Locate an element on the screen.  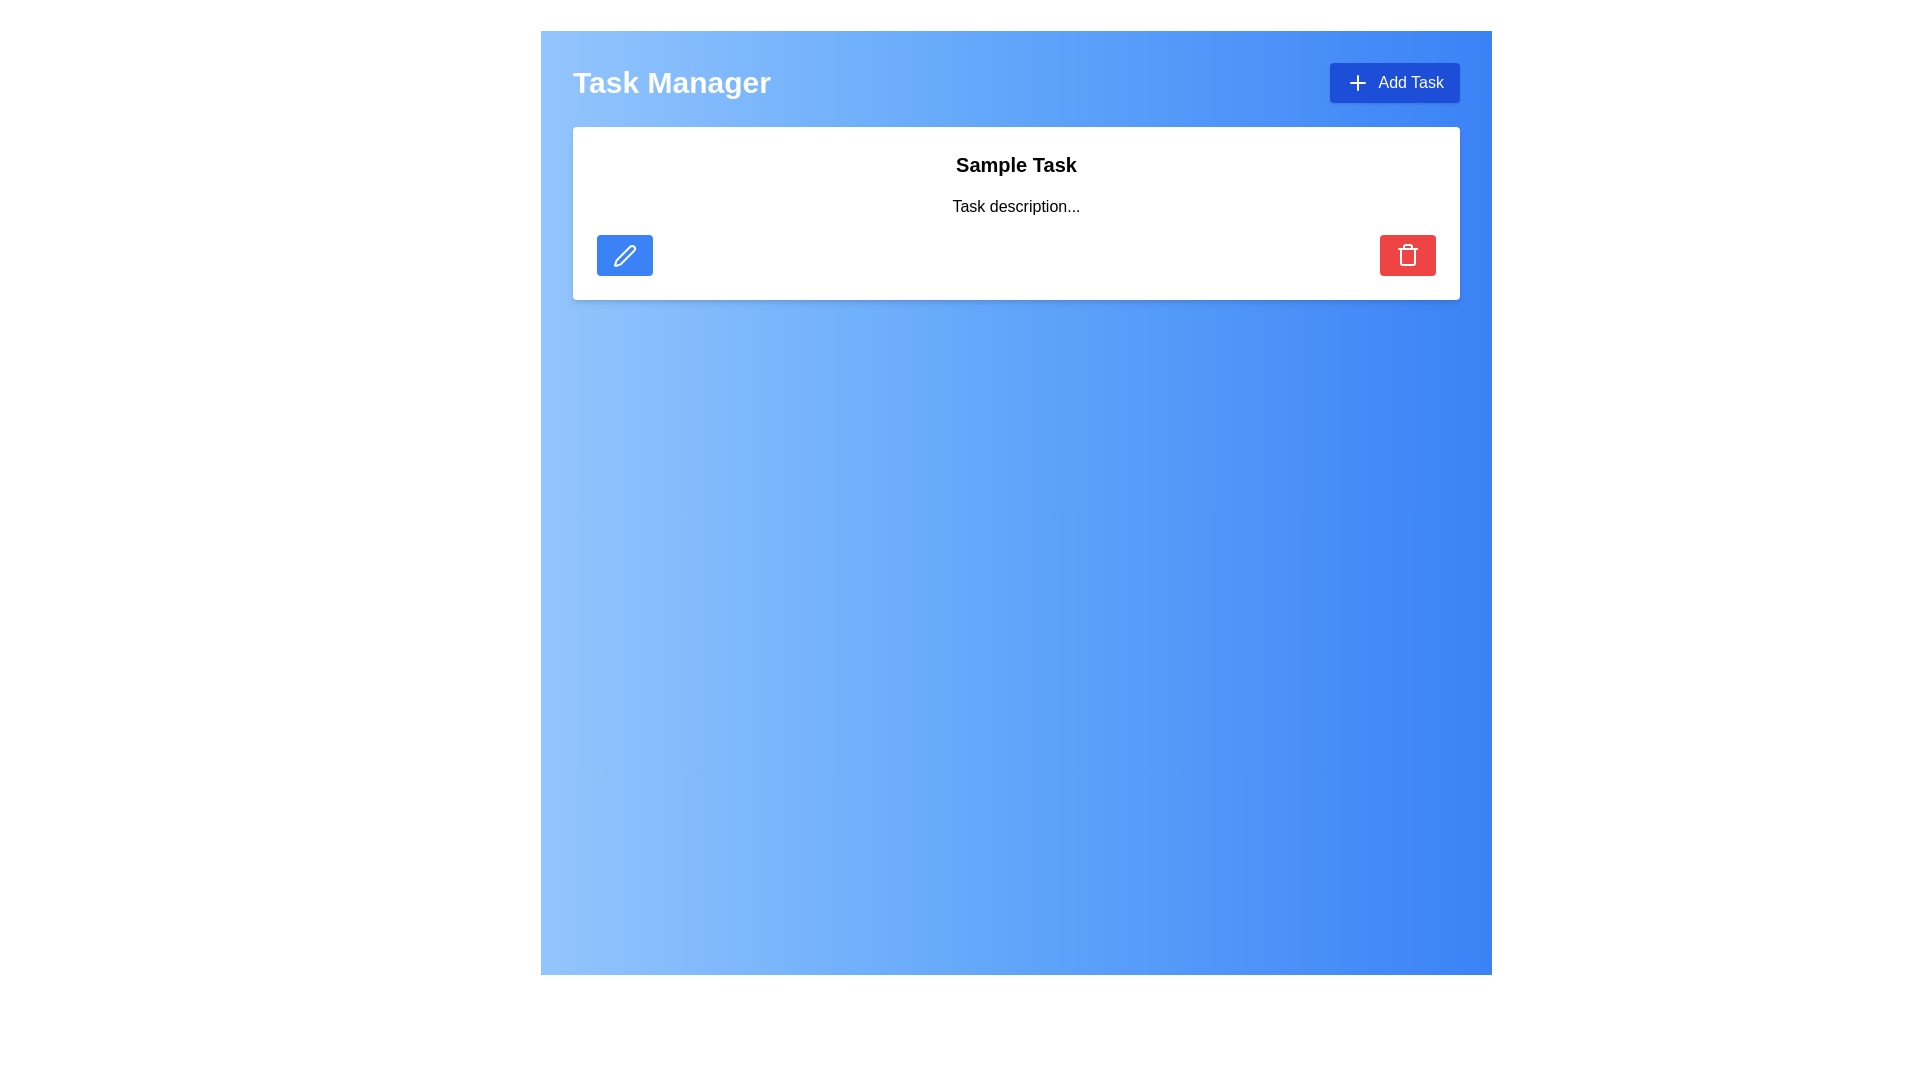
the pen icon located within the button on the left side of the task panel is located at coordinates (623, 253).